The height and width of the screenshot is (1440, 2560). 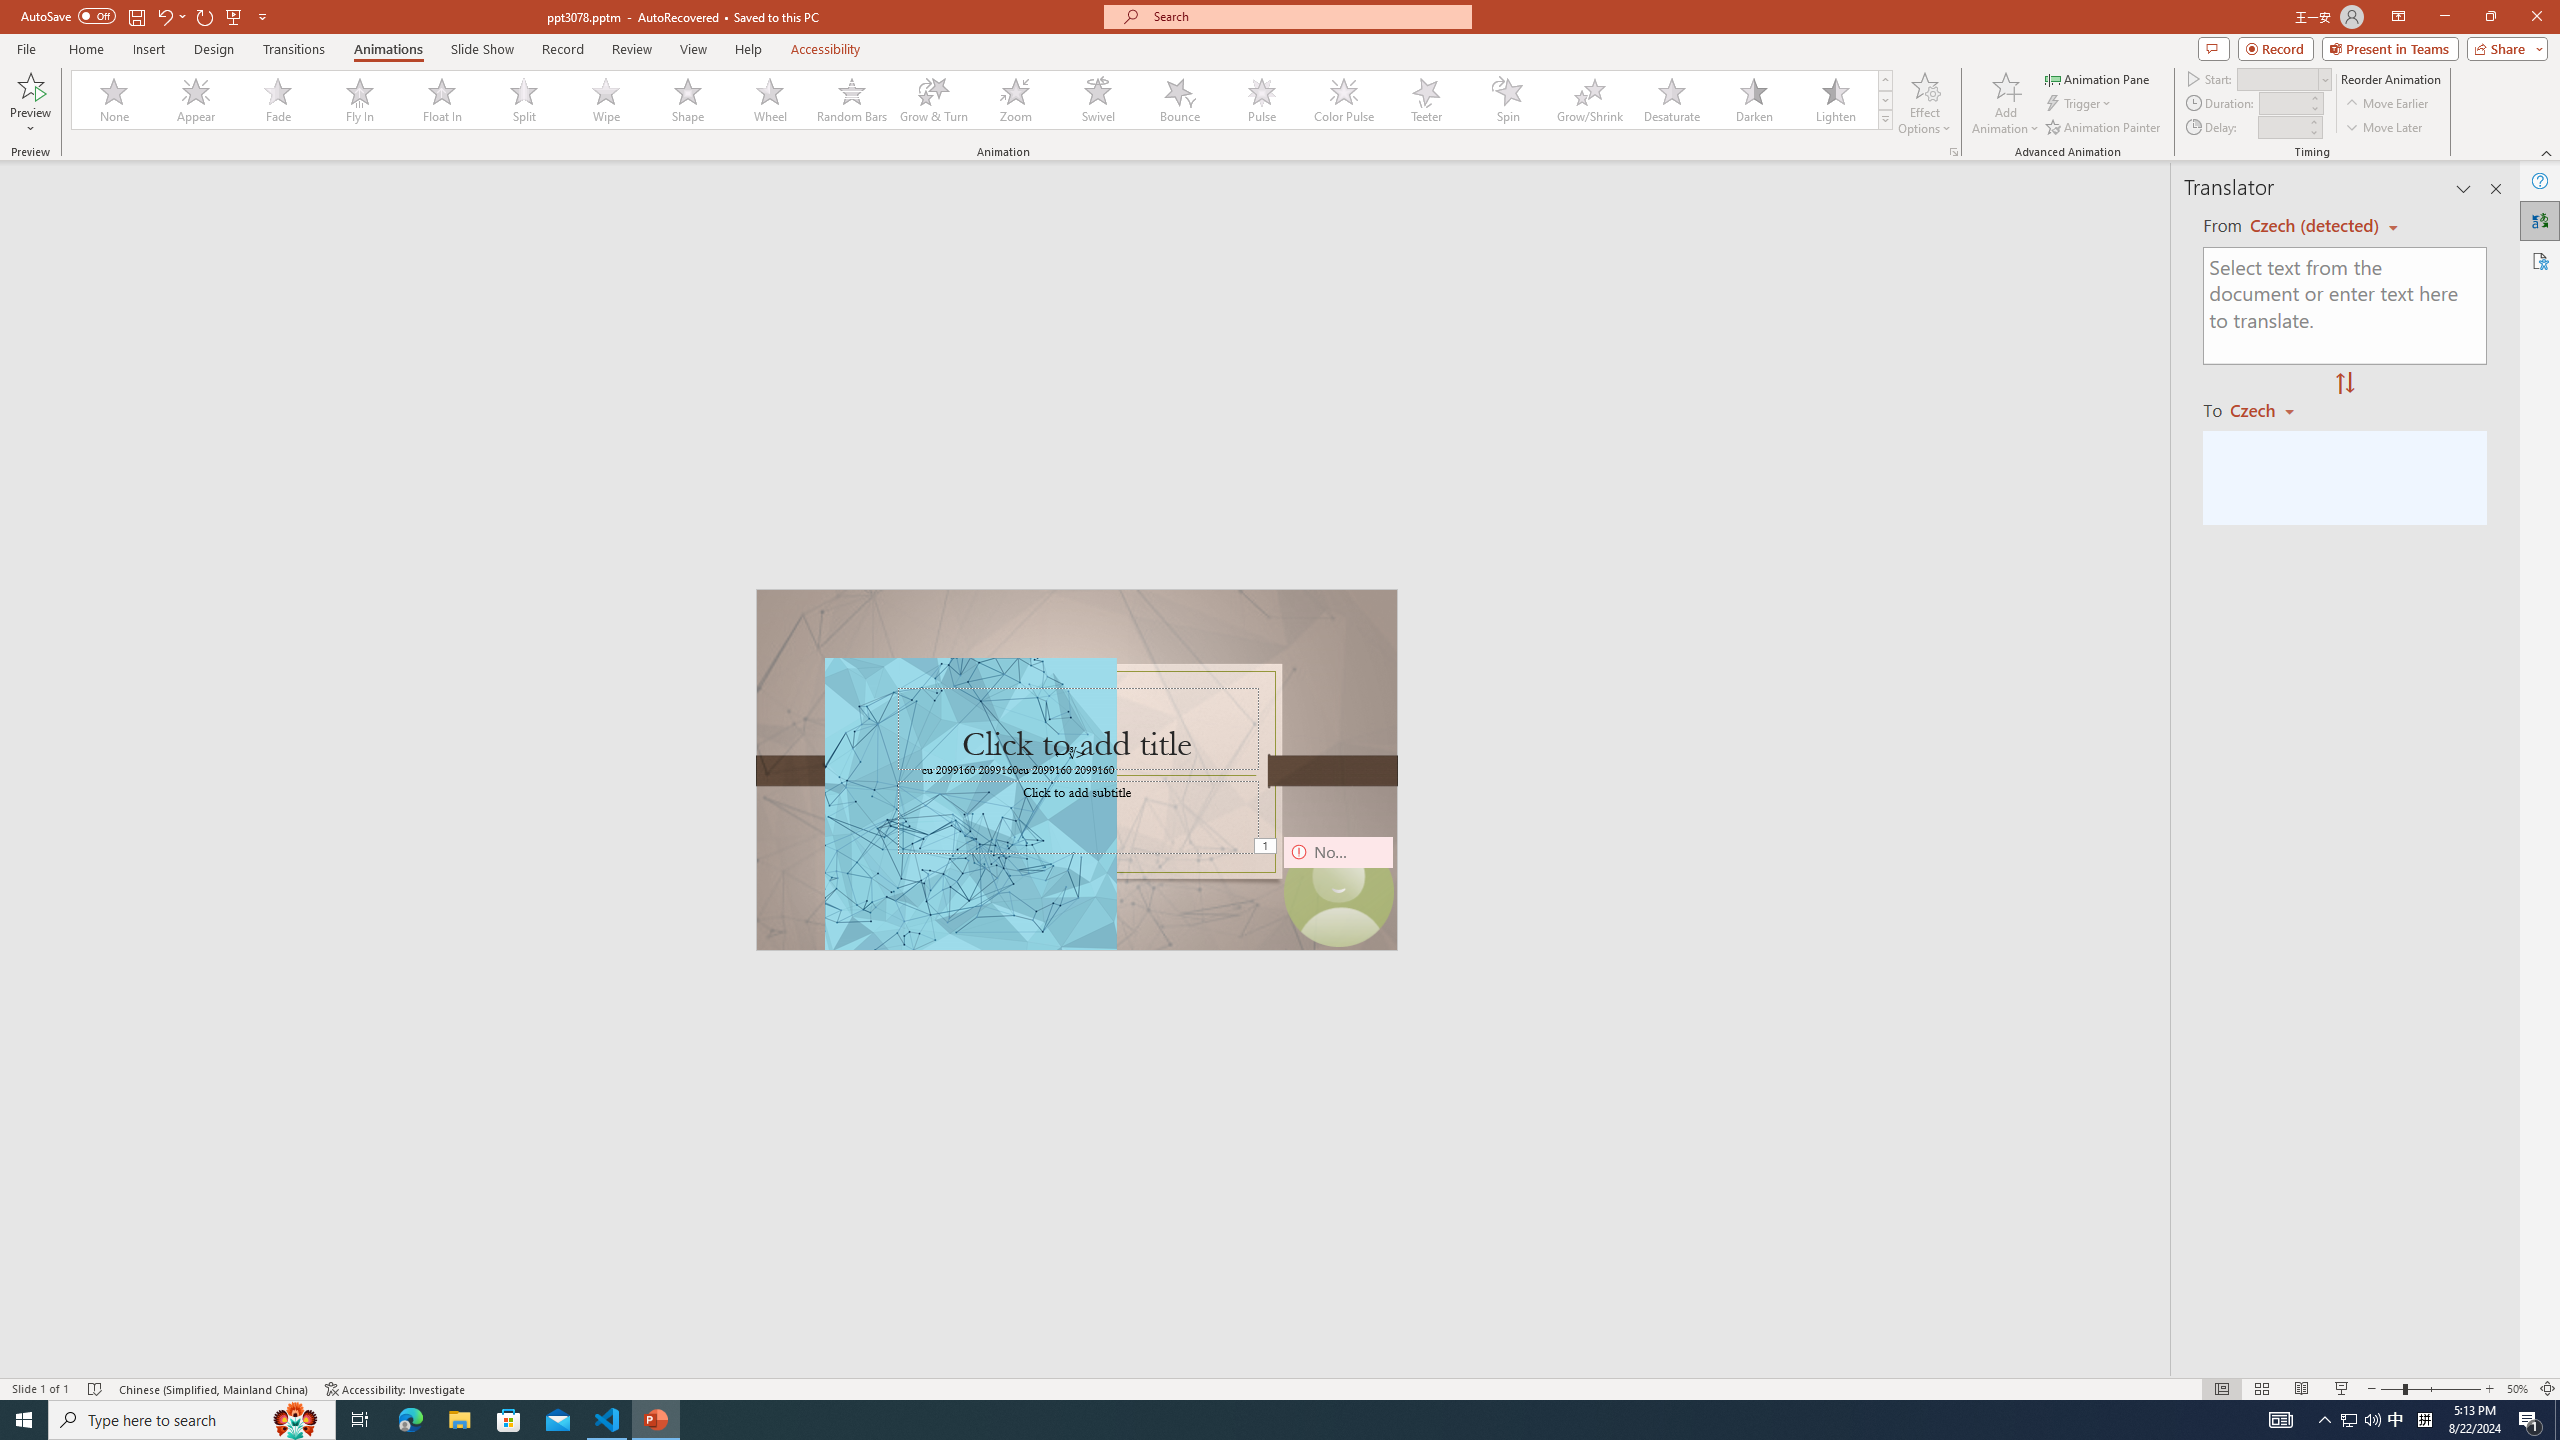 I want to click on 'Camera 9, No camera detected.', so click(x=1337, y=891).